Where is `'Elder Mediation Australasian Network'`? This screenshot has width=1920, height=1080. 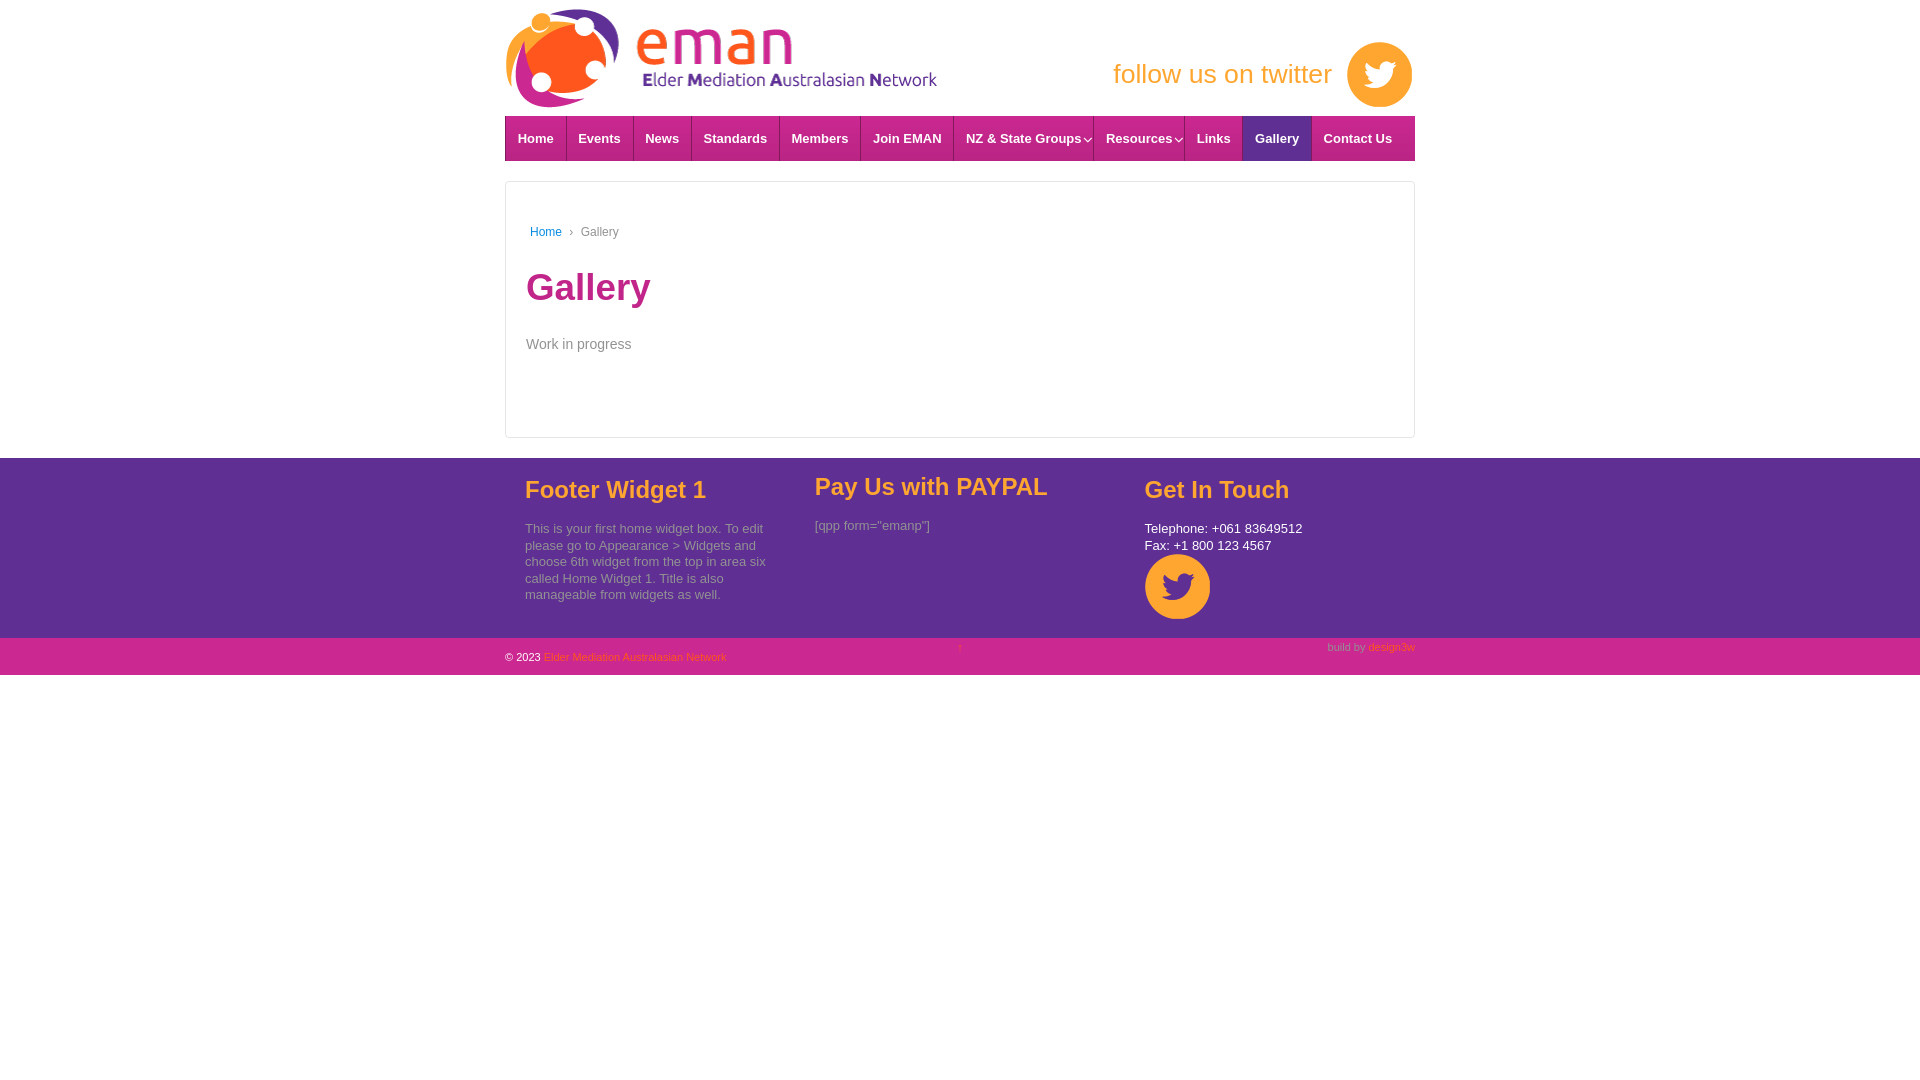
'Elder Mediation Australasian Network' is located at coordinates (632, 656).